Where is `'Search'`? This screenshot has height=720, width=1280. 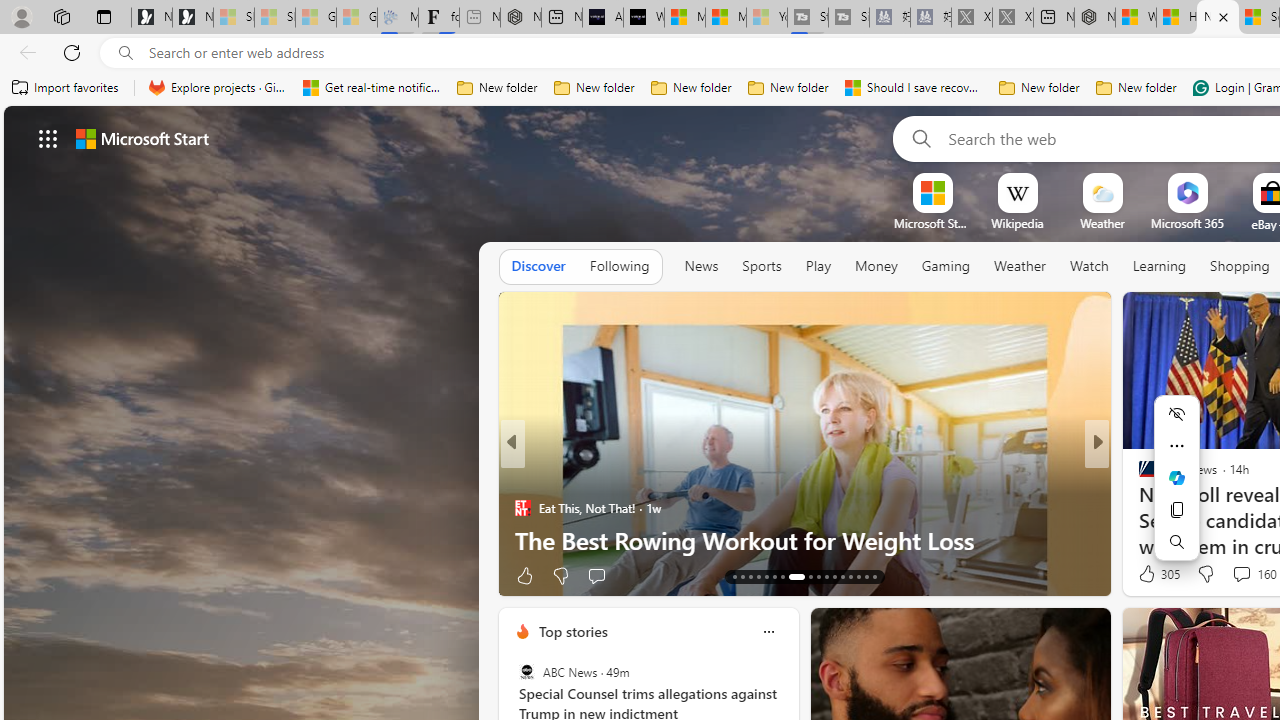 'Search' is located at coordinates (1176, 542).